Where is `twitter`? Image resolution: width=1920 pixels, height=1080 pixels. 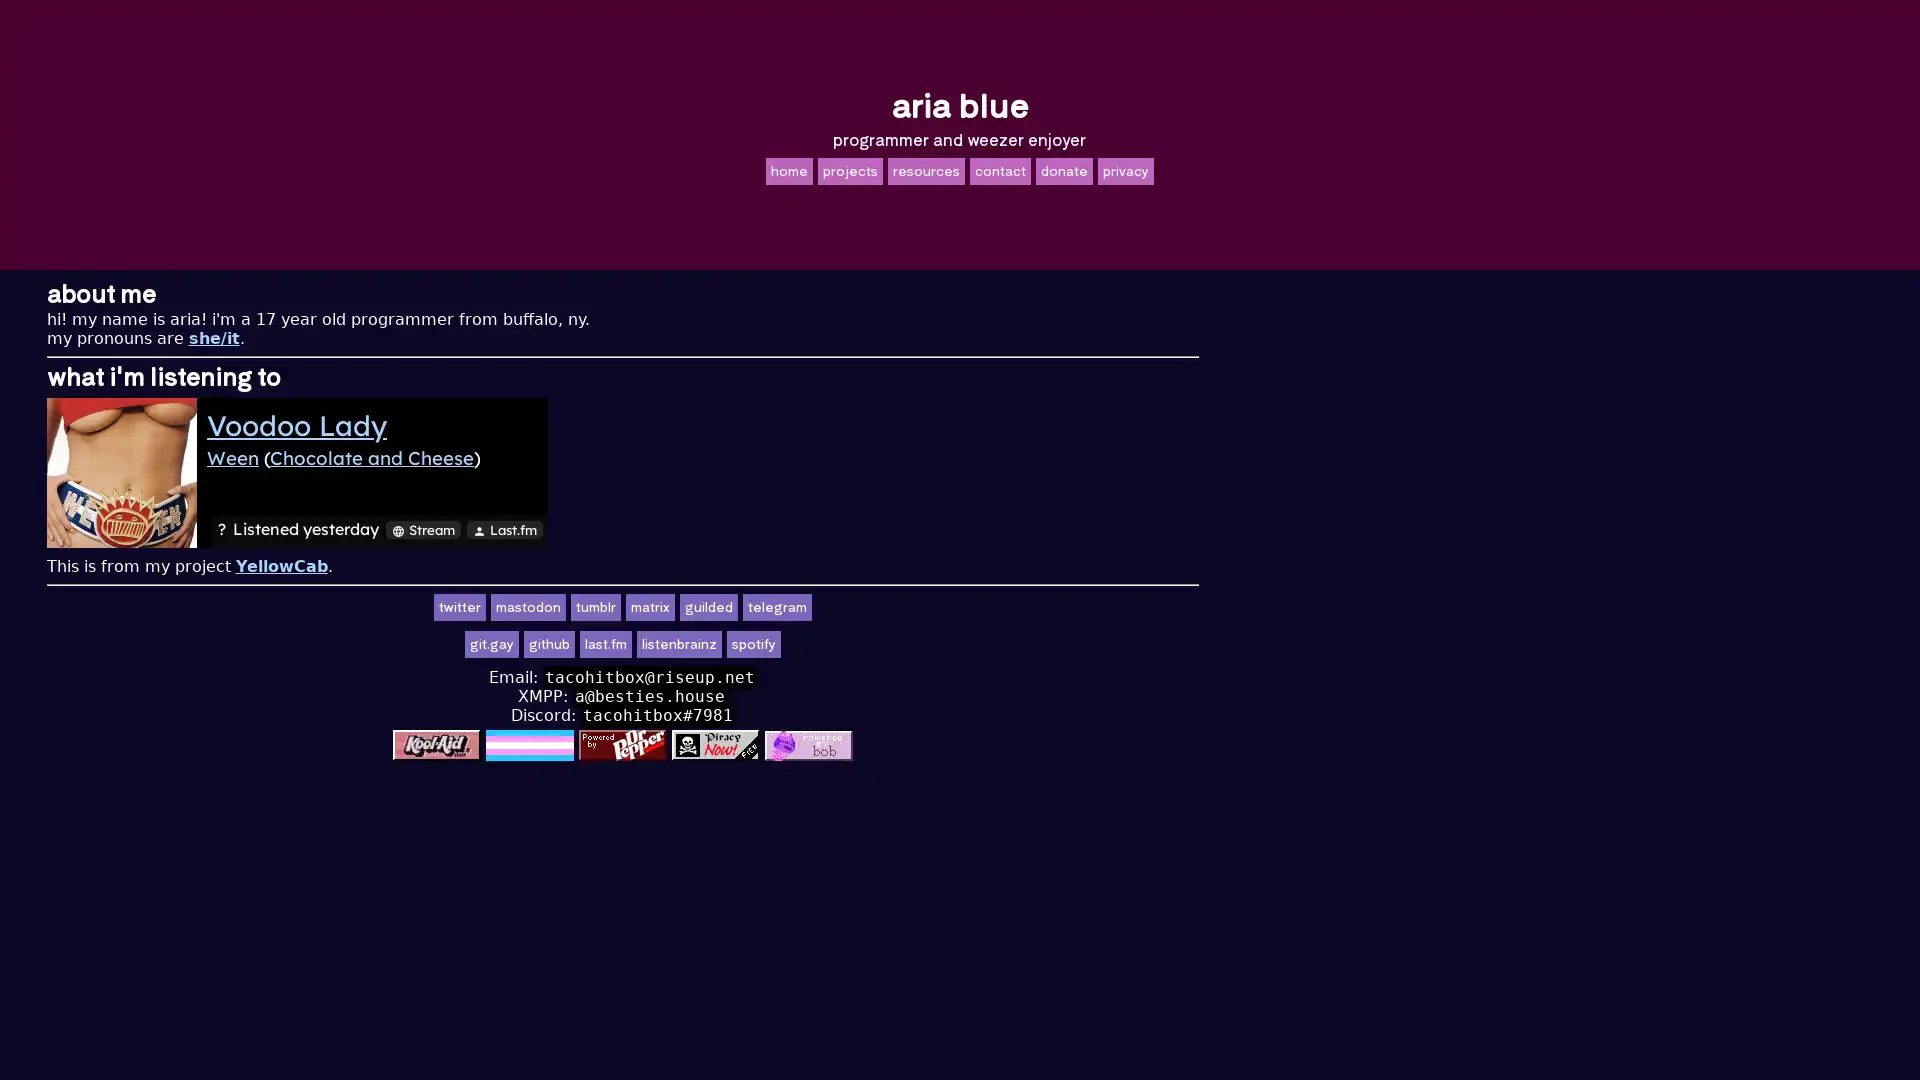
twitter is located at coordinates (795, 606).